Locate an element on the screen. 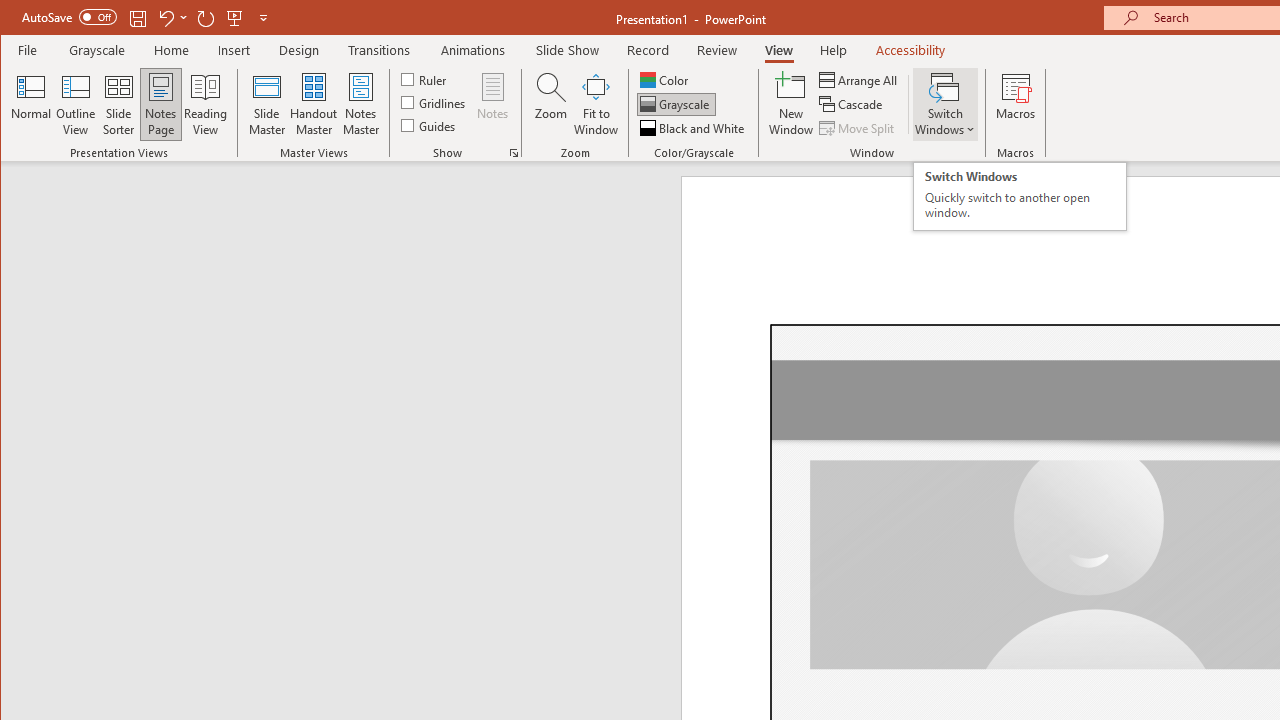 Image resolution: width=1280 pixels, height=720 pixels. 'Cascade' is located at coordinates (853, 104).